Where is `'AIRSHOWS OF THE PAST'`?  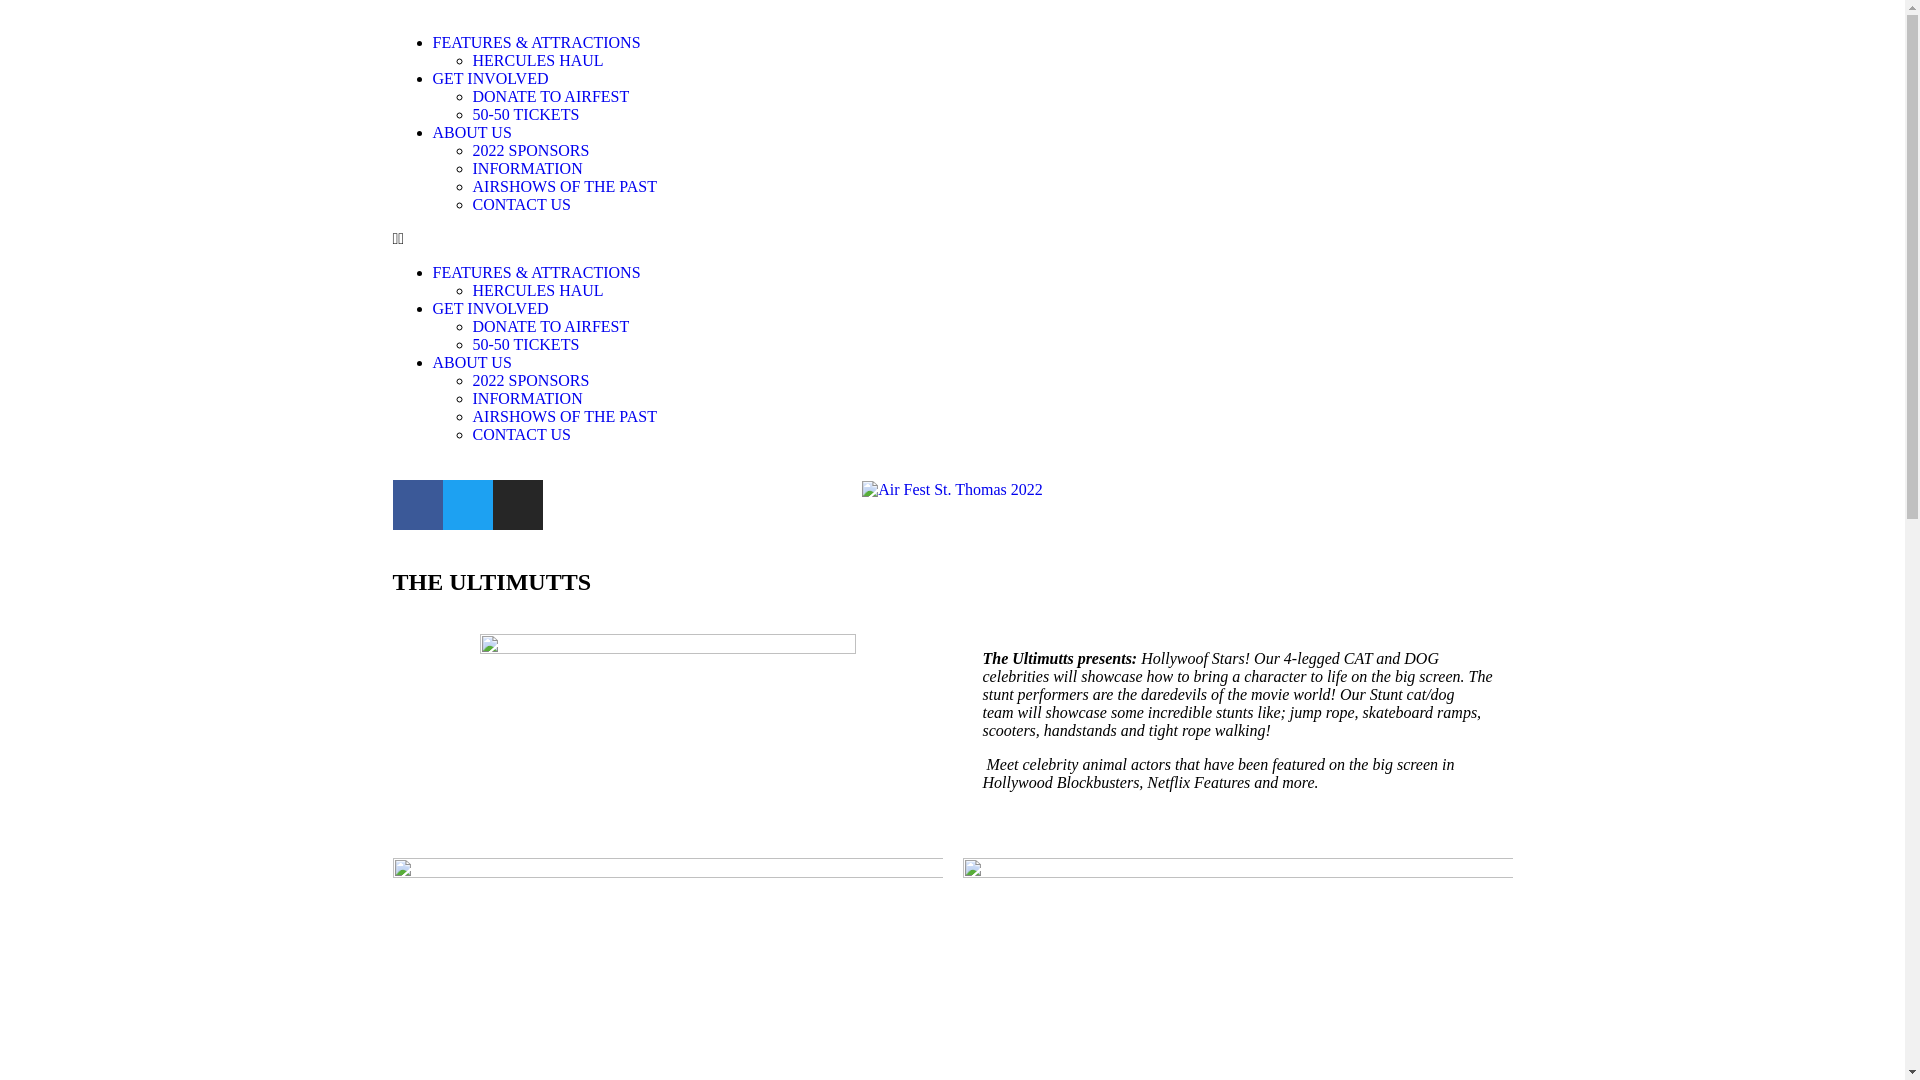
'AIRSHOWS OF THE PAST' is located at coordinates (563, 415).